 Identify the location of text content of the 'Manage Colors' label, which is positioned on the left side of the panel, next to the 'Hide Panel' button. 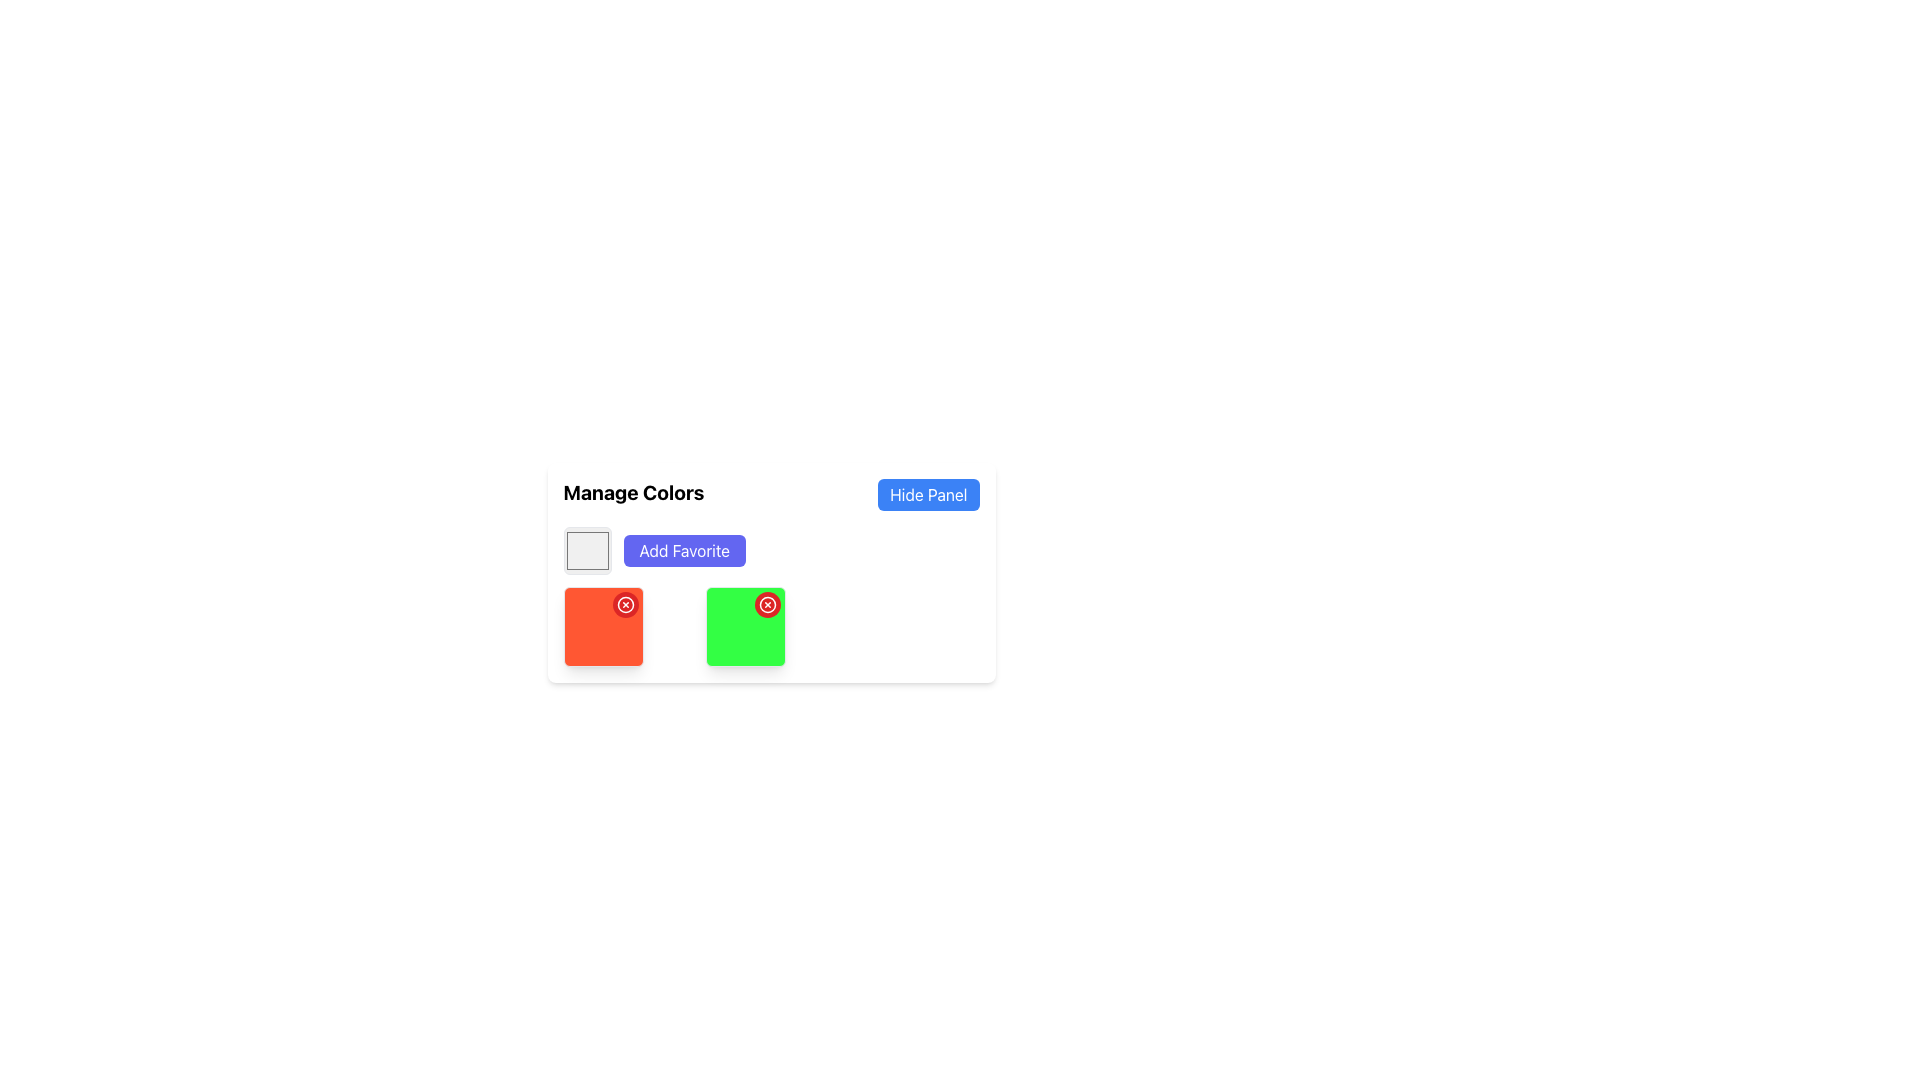
(632, 494).